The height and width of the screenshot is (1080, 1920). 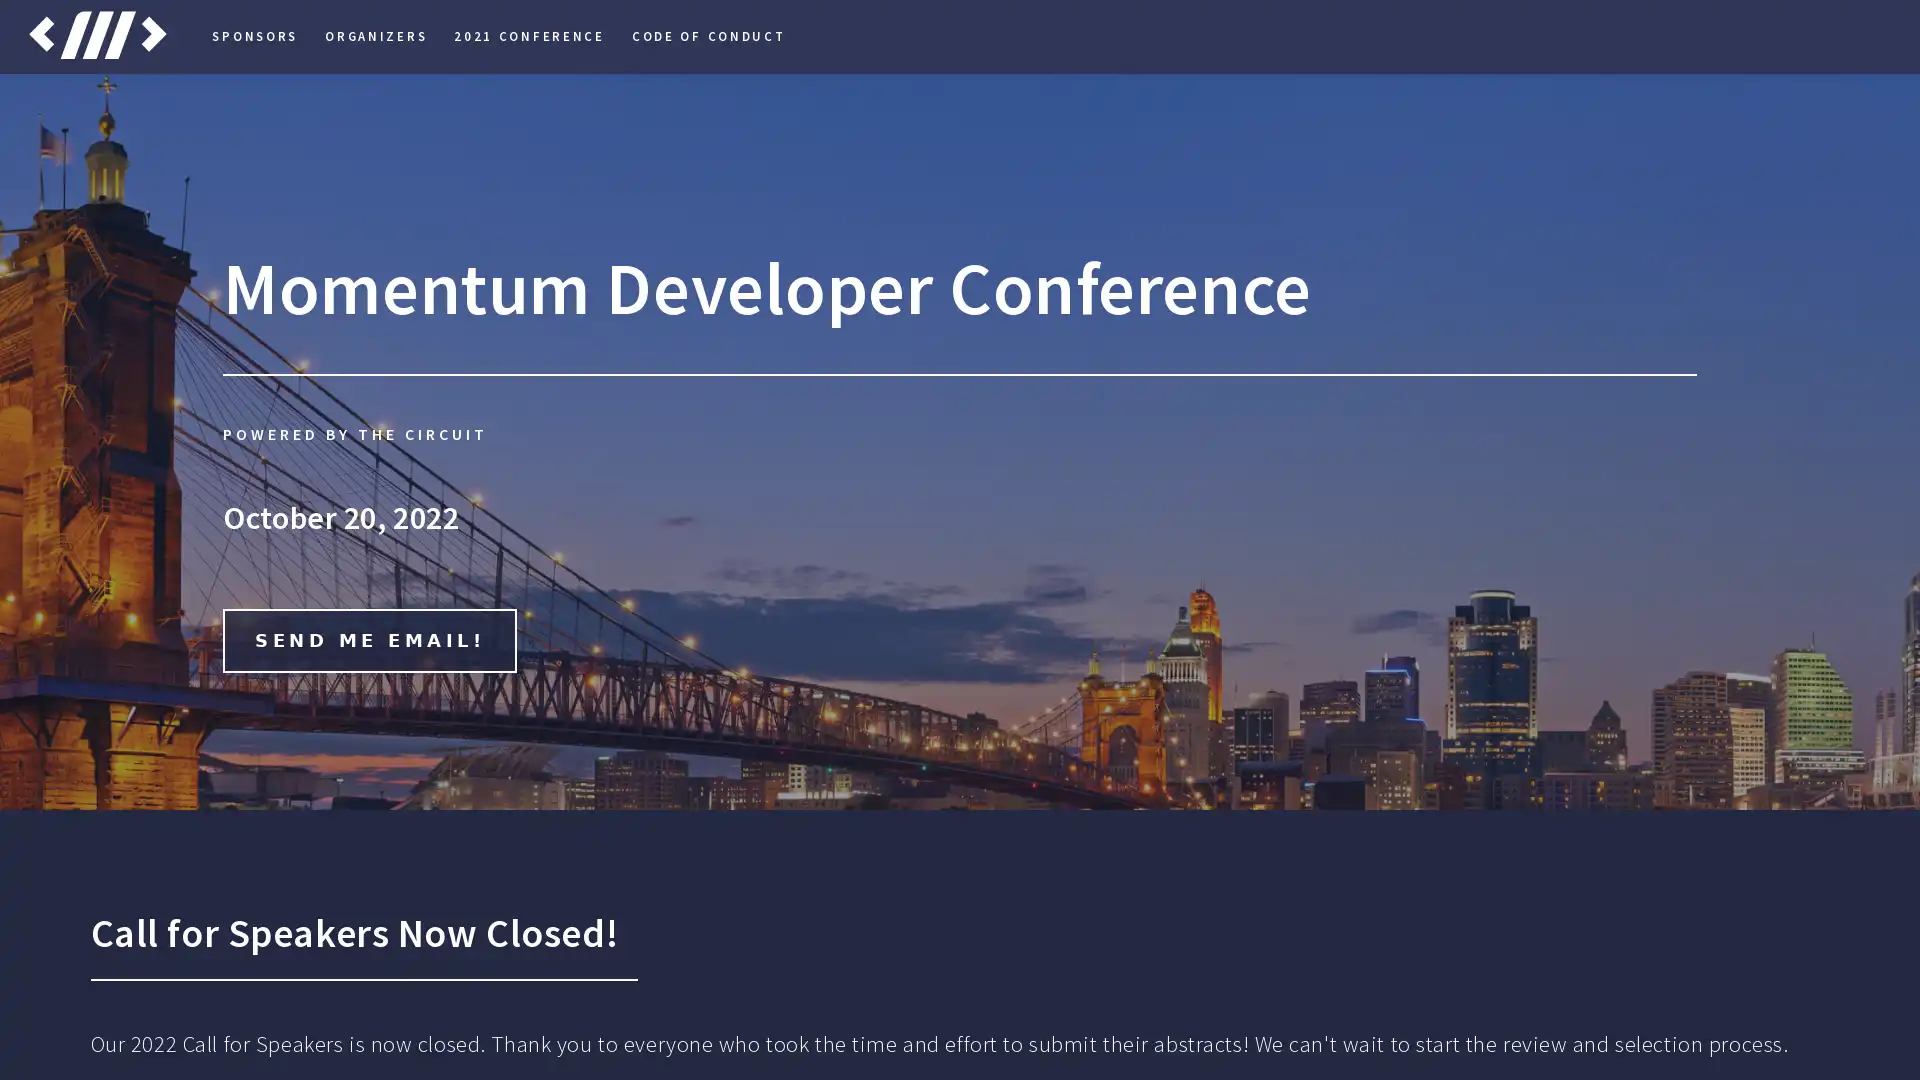 I want to click on SEND ME EMAIL!, so click(x=369, y=640).